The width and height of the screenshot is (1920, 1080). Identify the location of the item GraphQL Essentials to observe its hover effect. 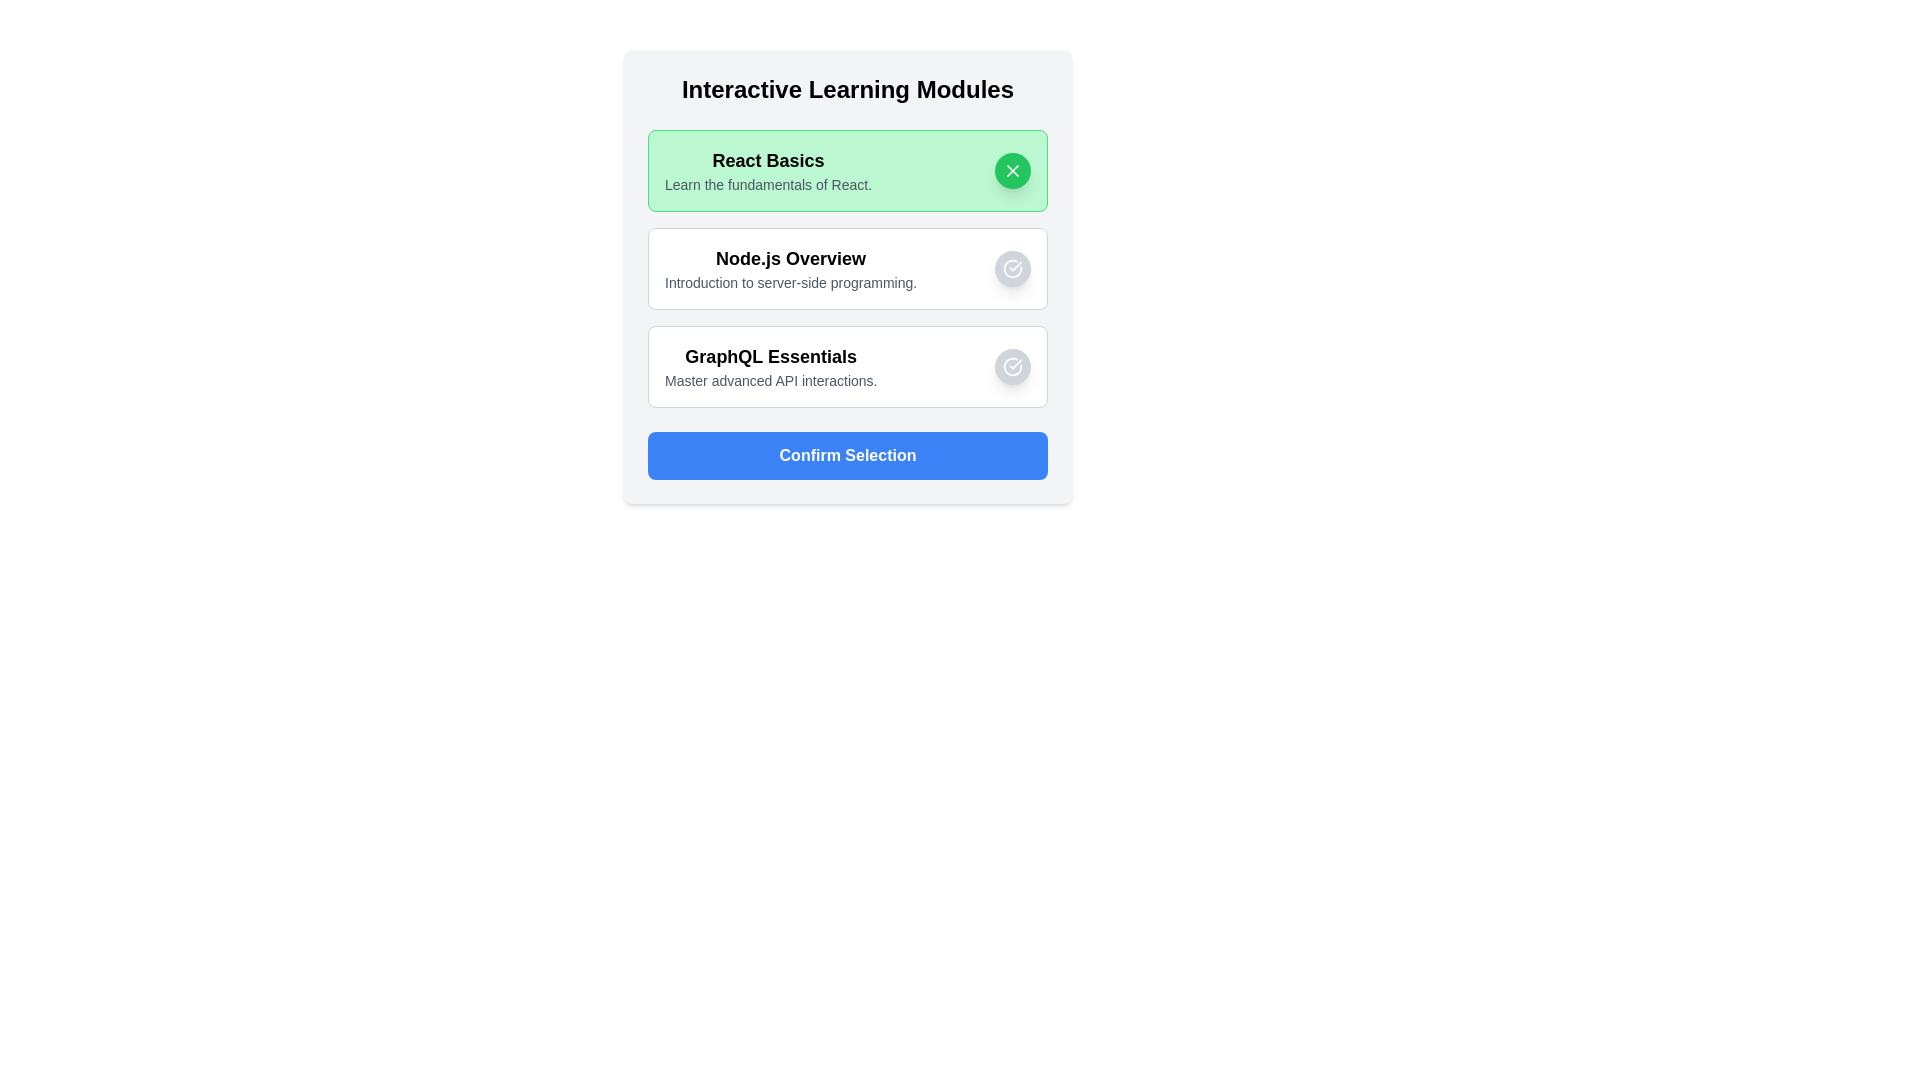
(848, 366).